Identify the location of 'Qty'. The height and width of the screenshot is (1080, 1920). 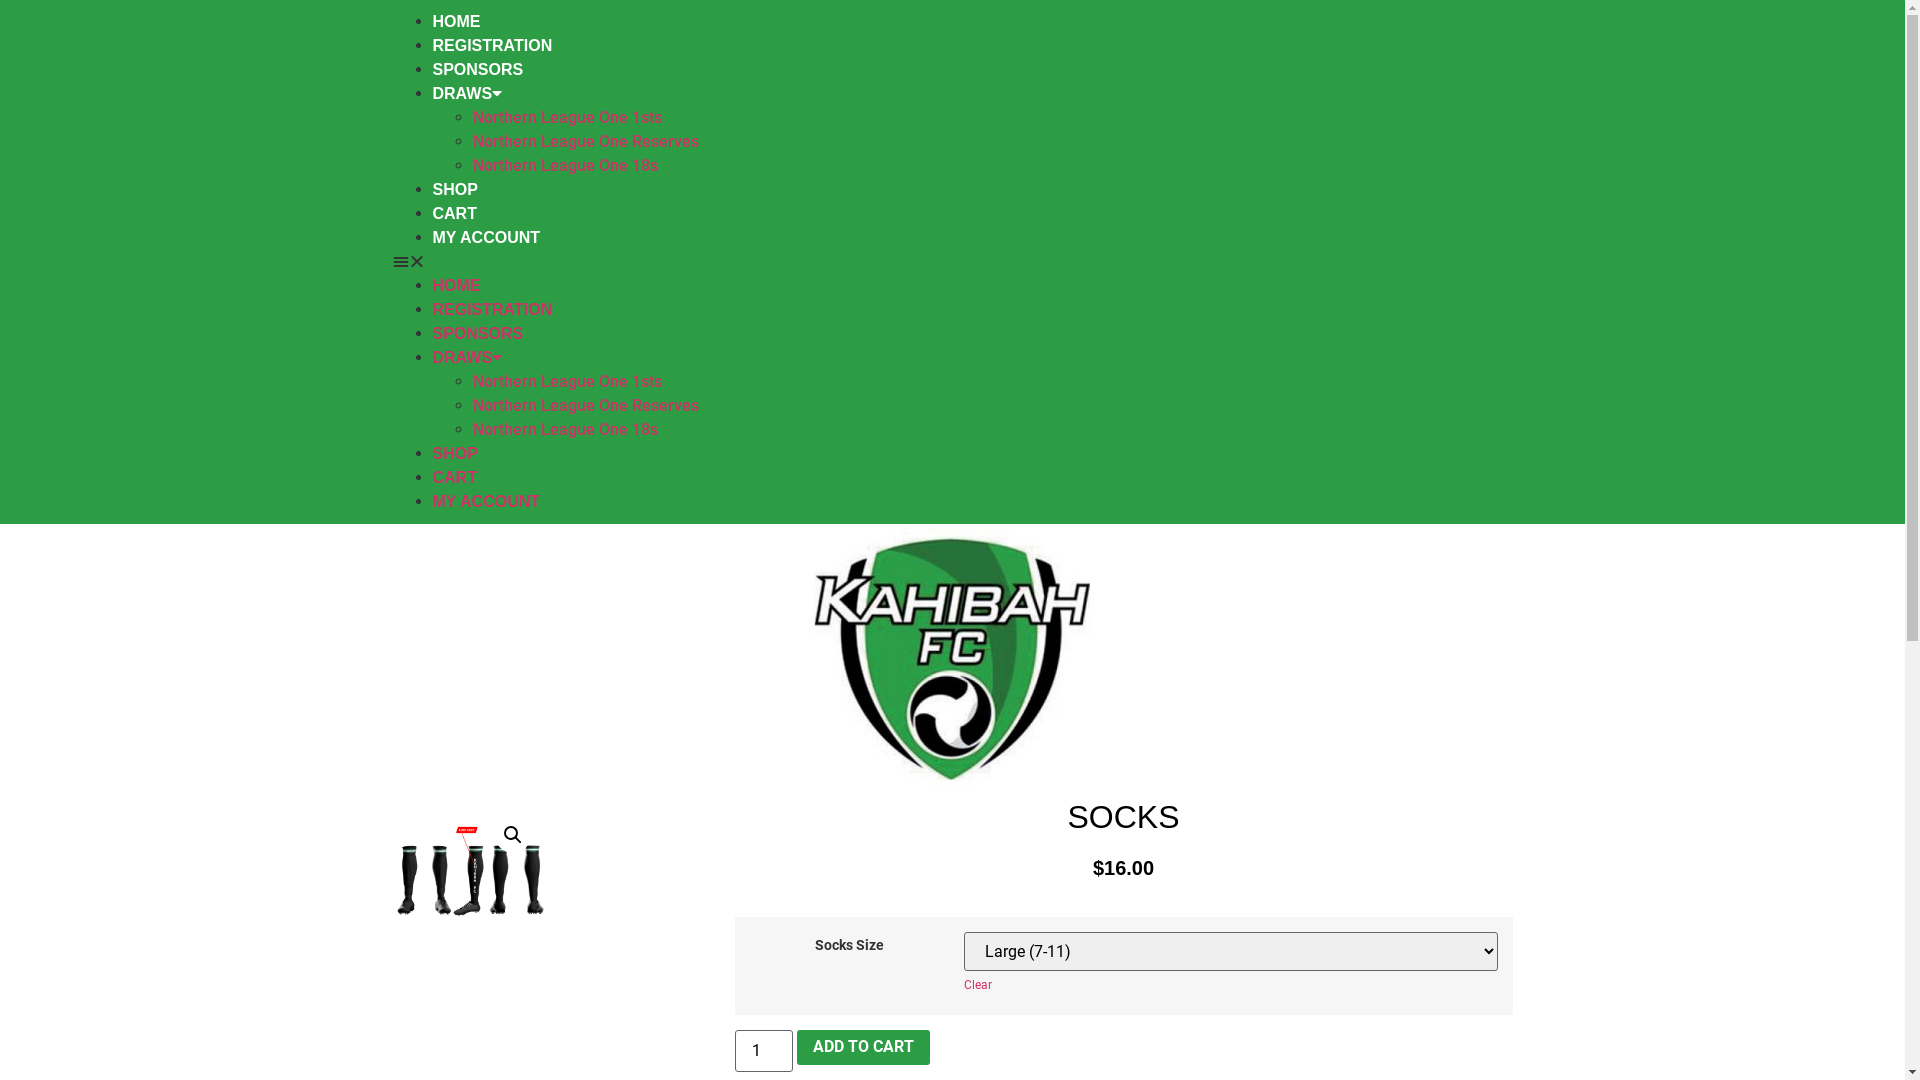
(762, 1049).